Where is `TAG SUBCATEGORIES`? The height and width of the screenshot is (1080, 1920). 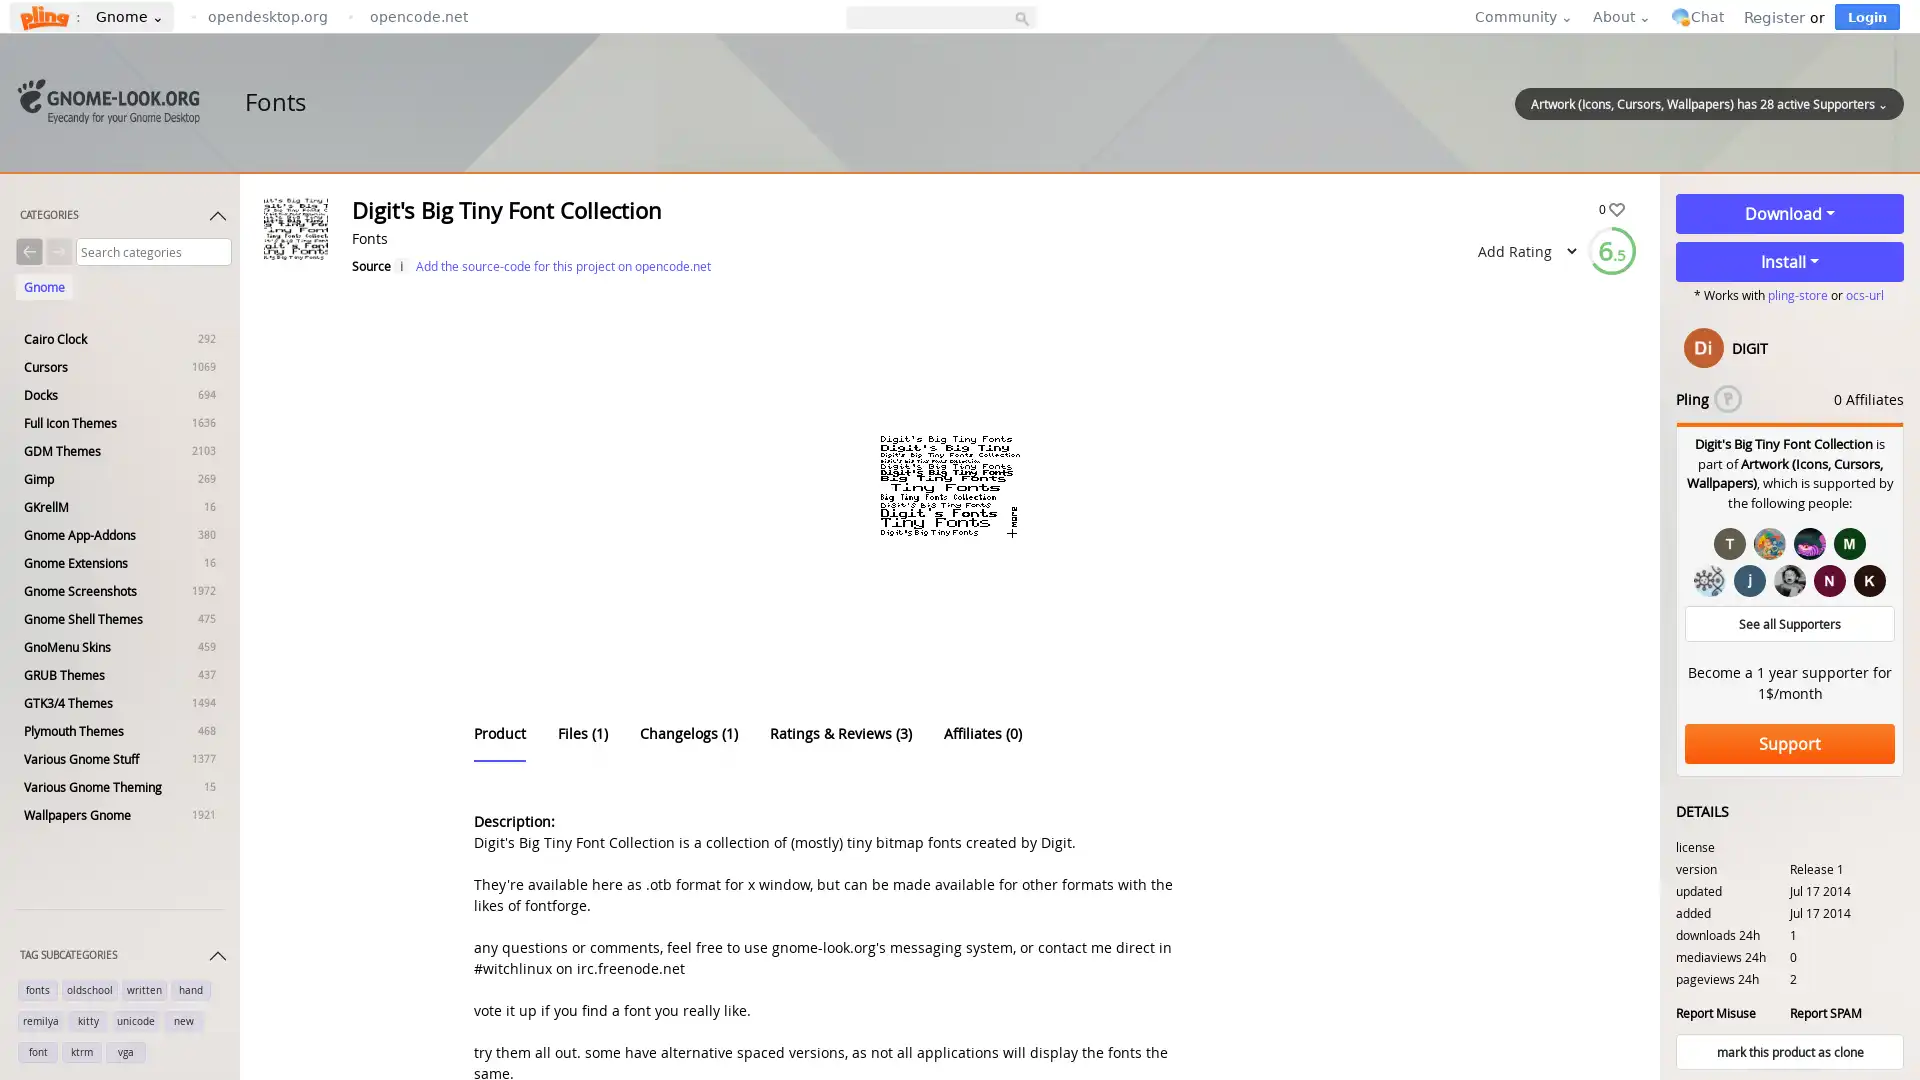 TAG SUBCATEGORIES is located at coordinates (123, 959).